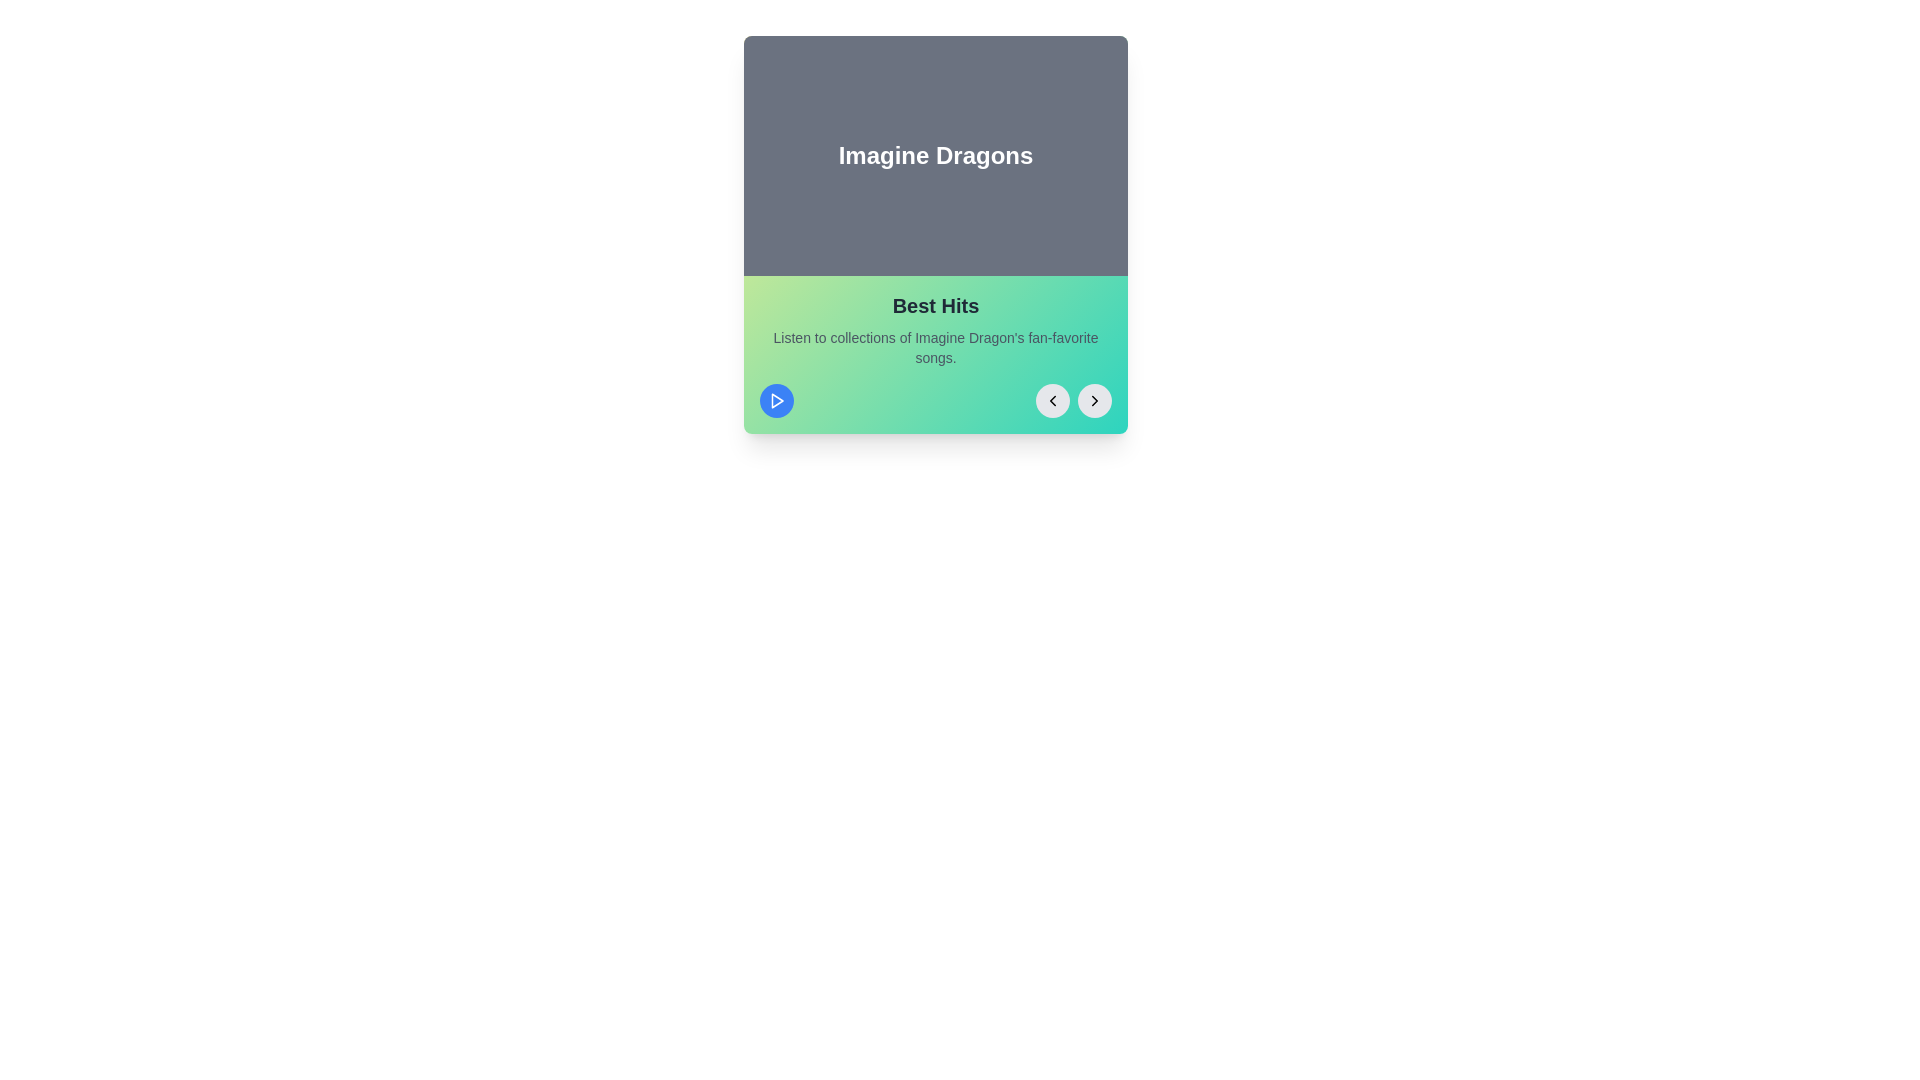 The height and width of the screenshot is (1080, 1920). Describe the element at coordinates (1093, 401) in the screenshot. I see `the chevron icon located at the bottom right of the green section of the card-shaped area, which denotes navigation or scrolling action` at that location.